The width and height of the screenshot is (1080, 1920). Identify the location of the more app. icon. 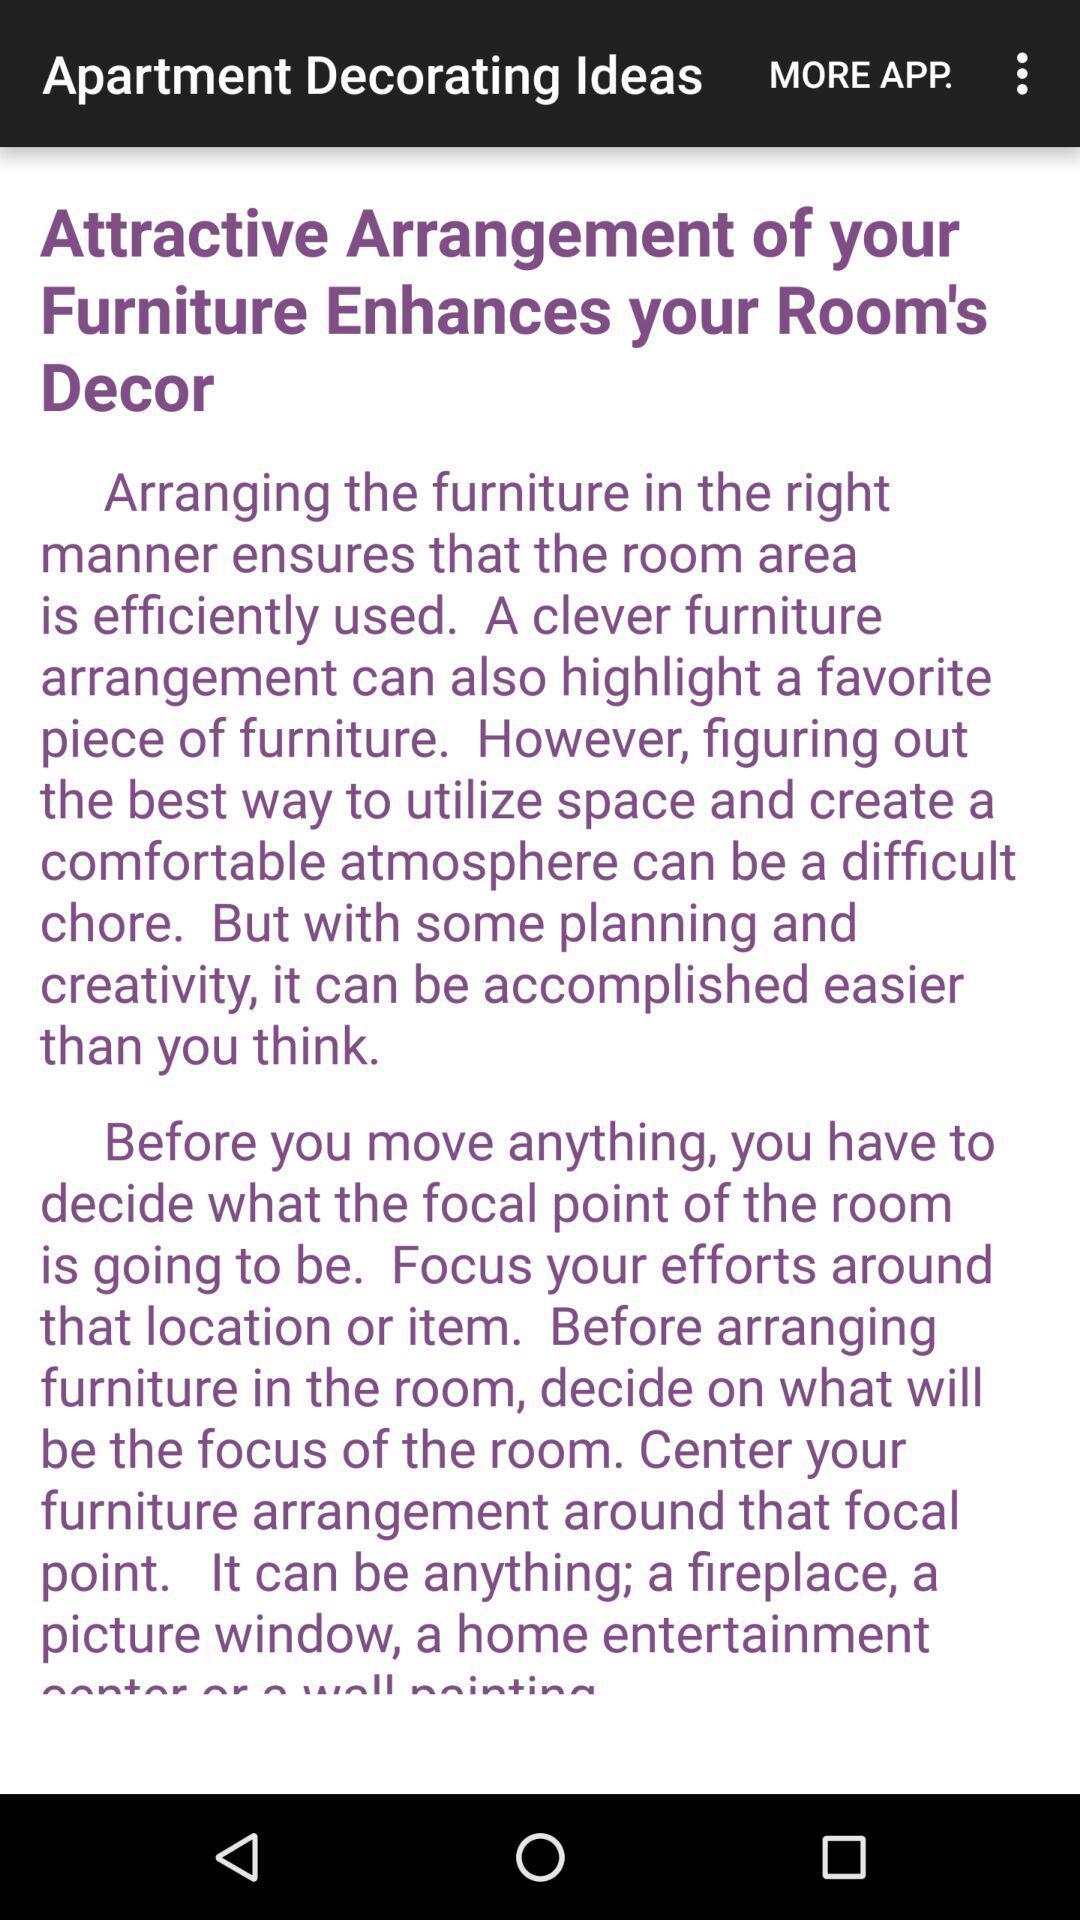
(860, 73).